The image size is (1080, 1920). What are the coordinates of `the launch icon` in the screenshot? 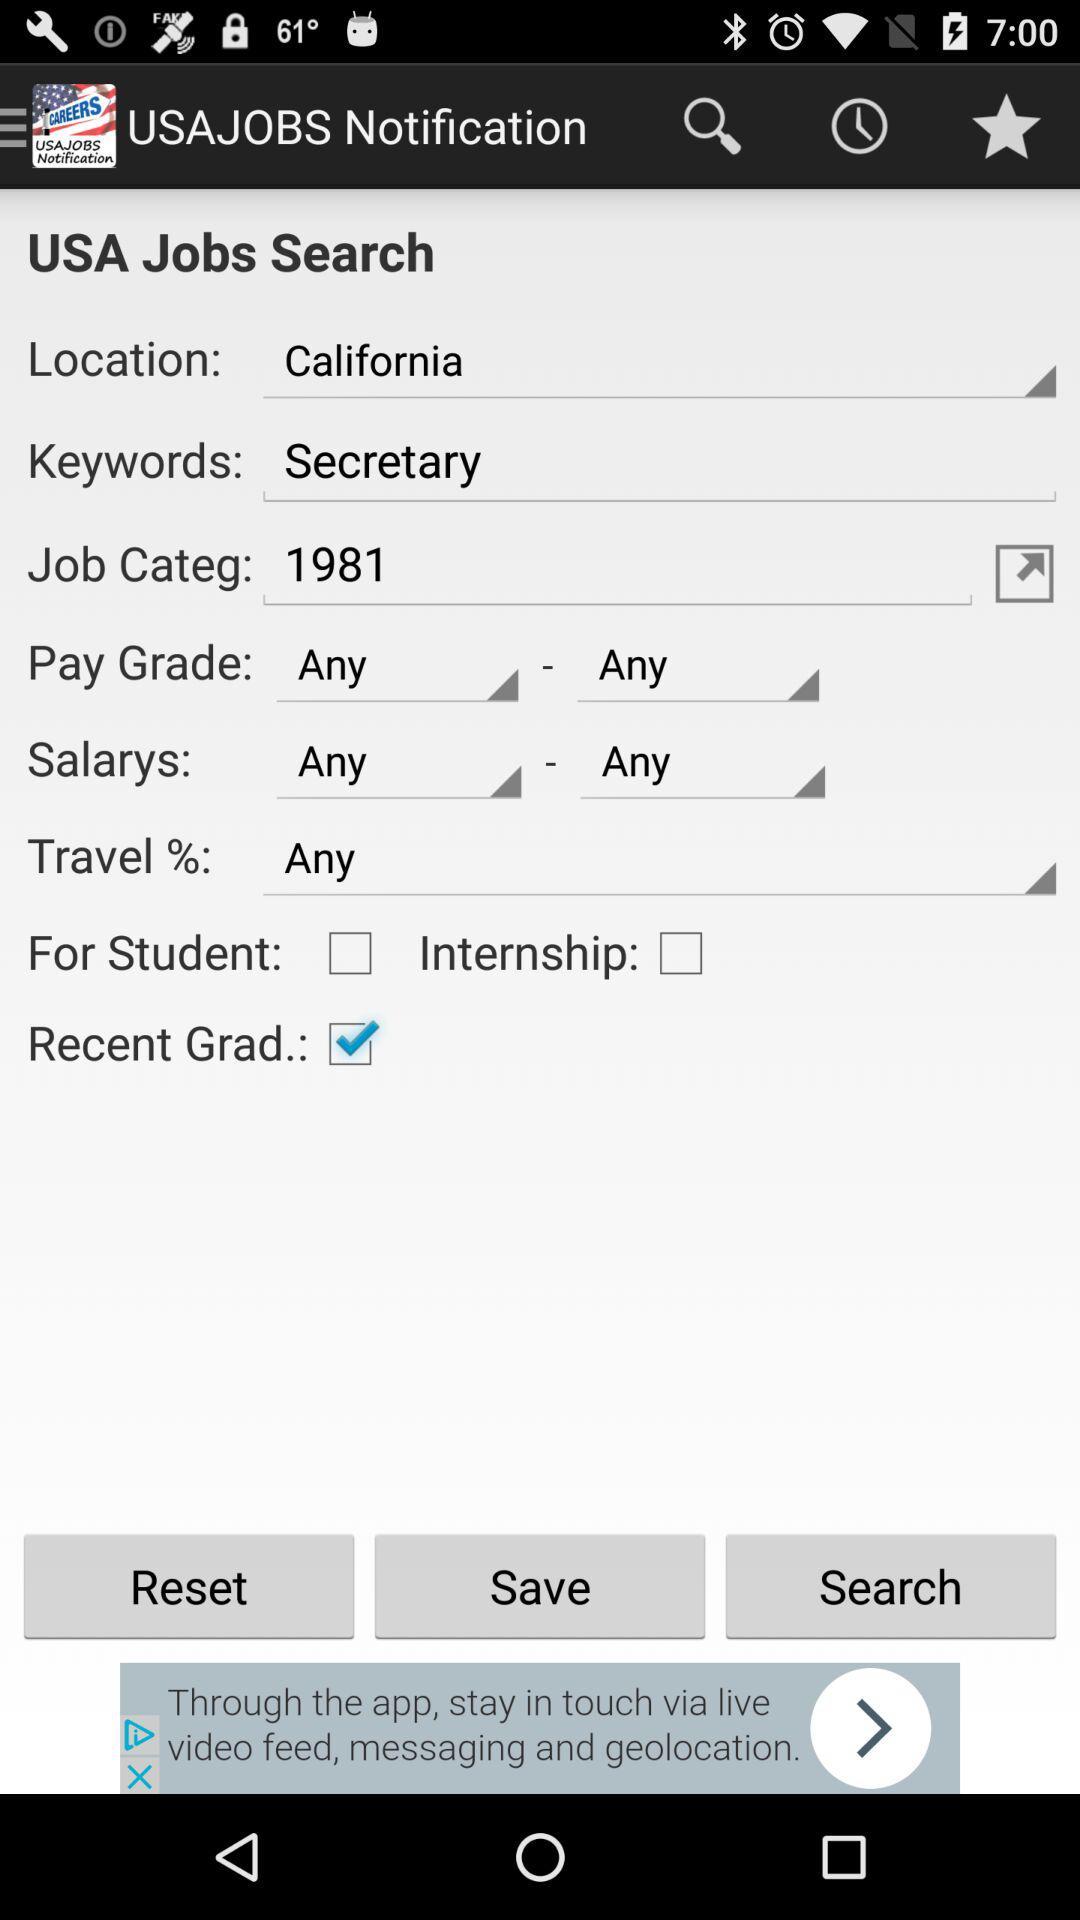 It's located at (1024, 613).